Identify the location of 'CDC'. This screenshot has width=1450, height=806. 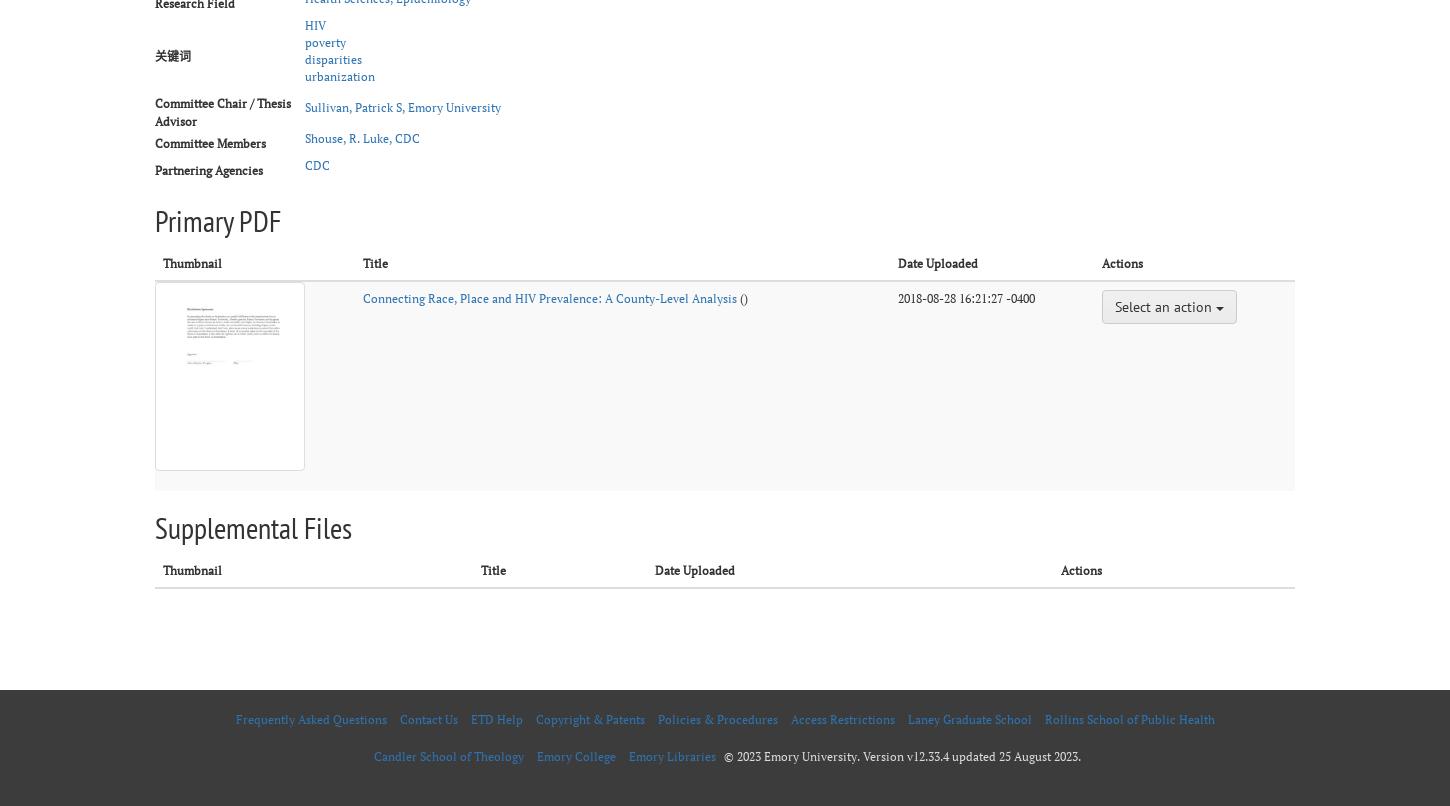
(304, 164).